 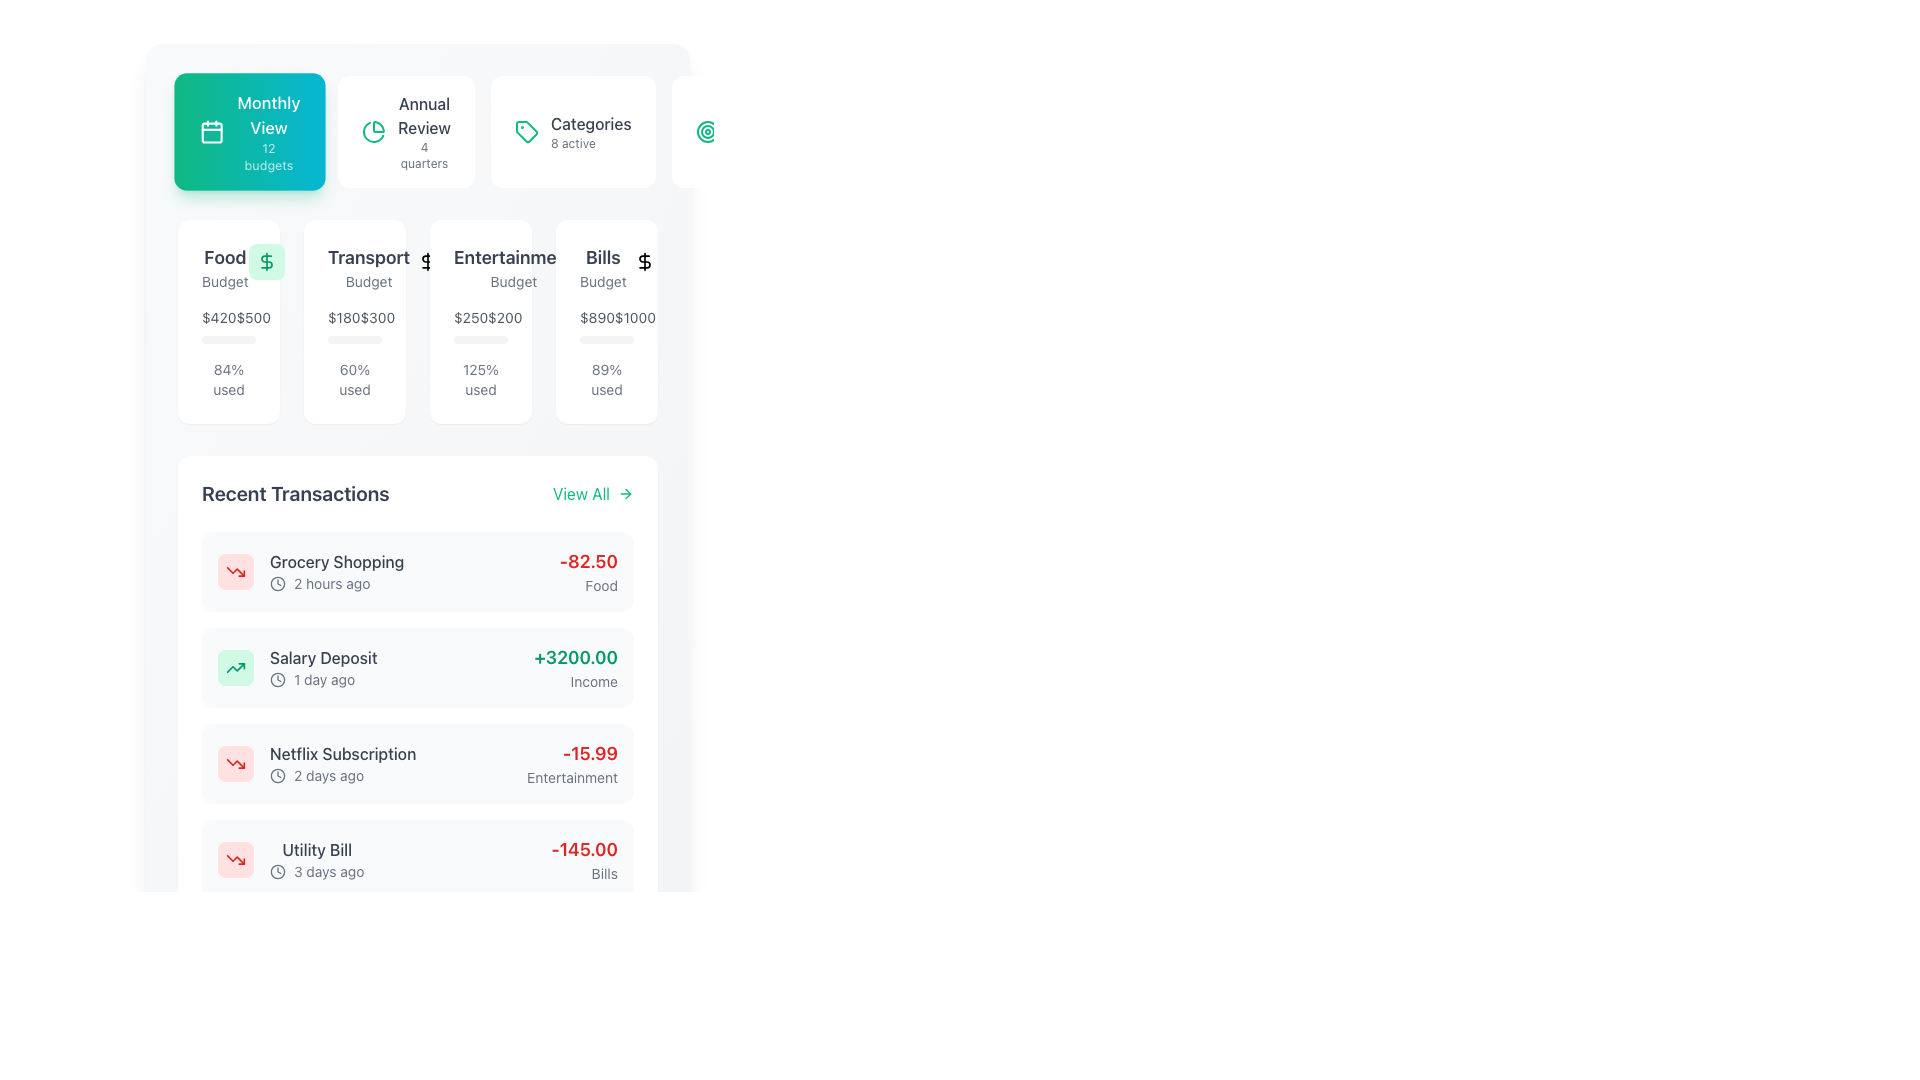 I want to click on the 'Entertainment' and 'Budget' label text block, which is located under the 'Monthly View' title and above detailed budget usage statistics, so click(x=513, y=266).